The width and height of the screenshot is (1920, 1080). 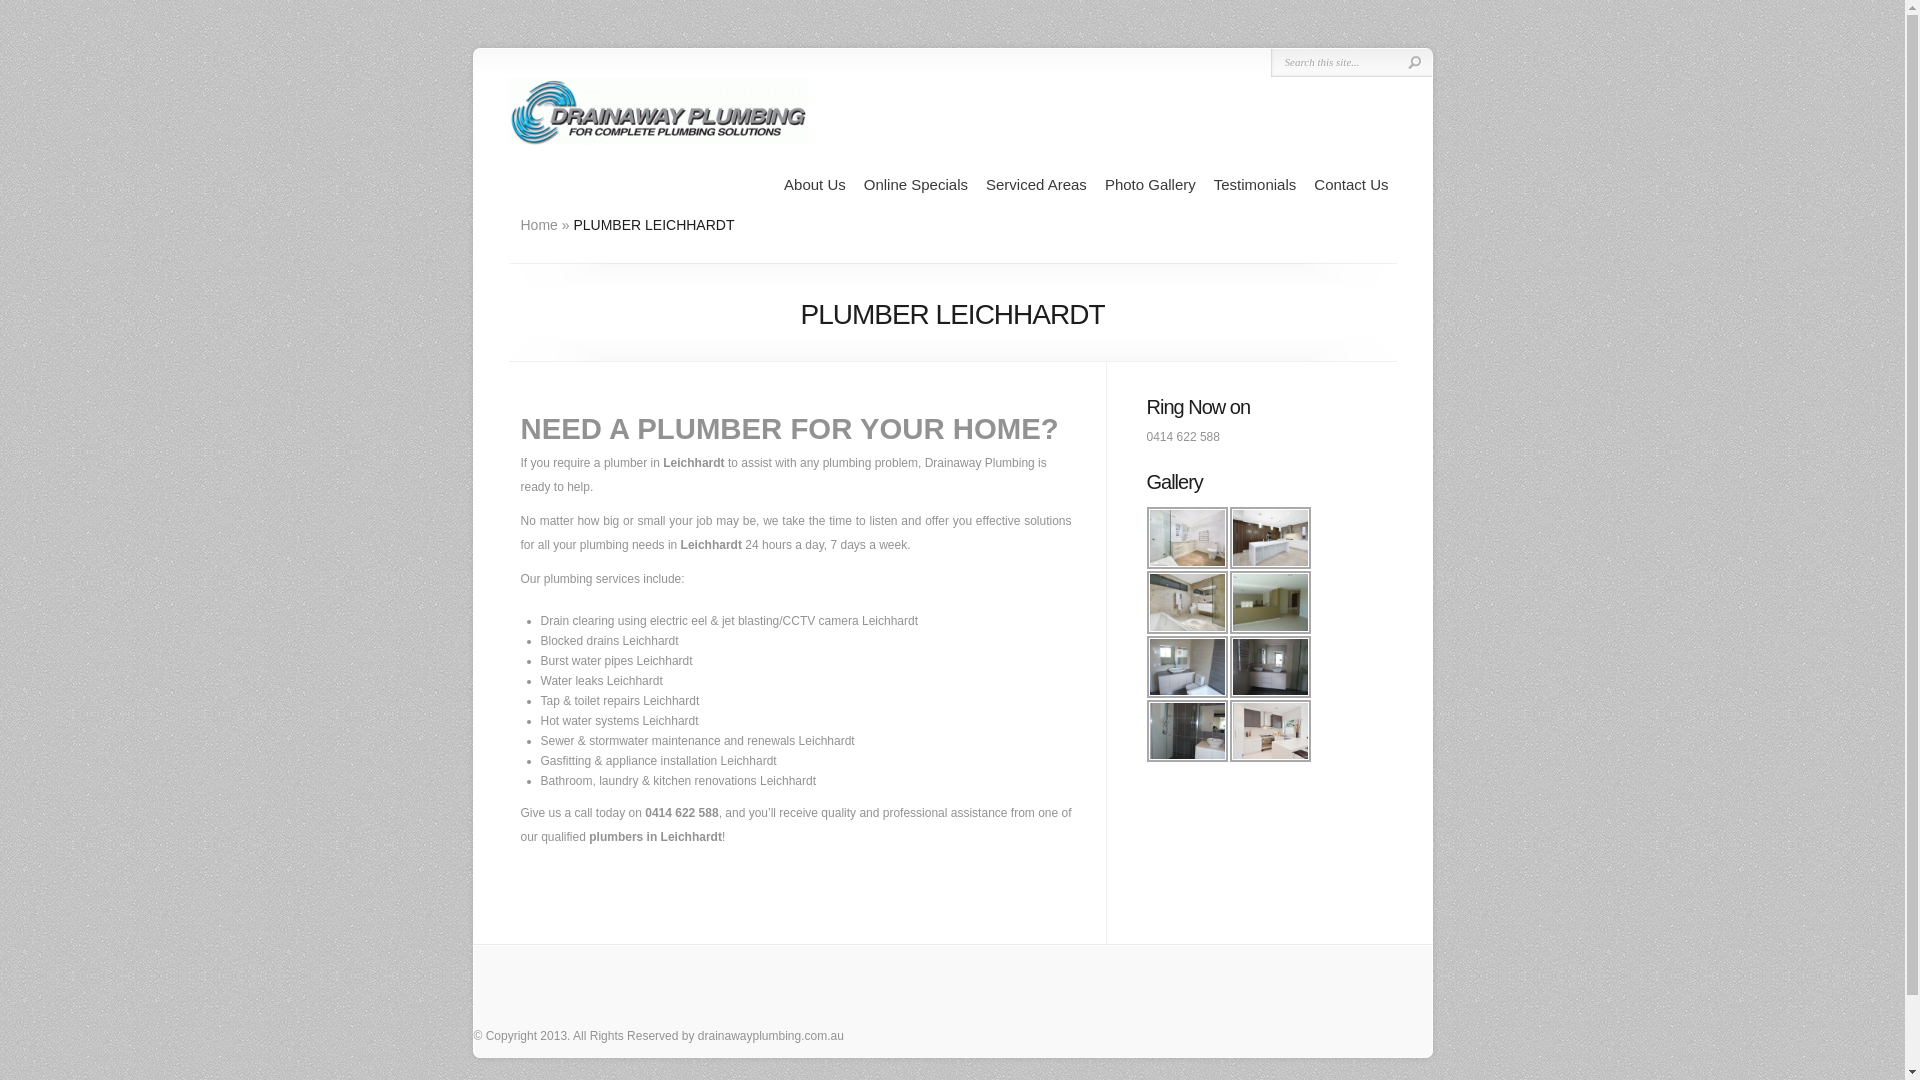 What do you see at coordinates (915, 185) in the screenshot?
I see `'Online Specials'` at bounding box center [915, 185].